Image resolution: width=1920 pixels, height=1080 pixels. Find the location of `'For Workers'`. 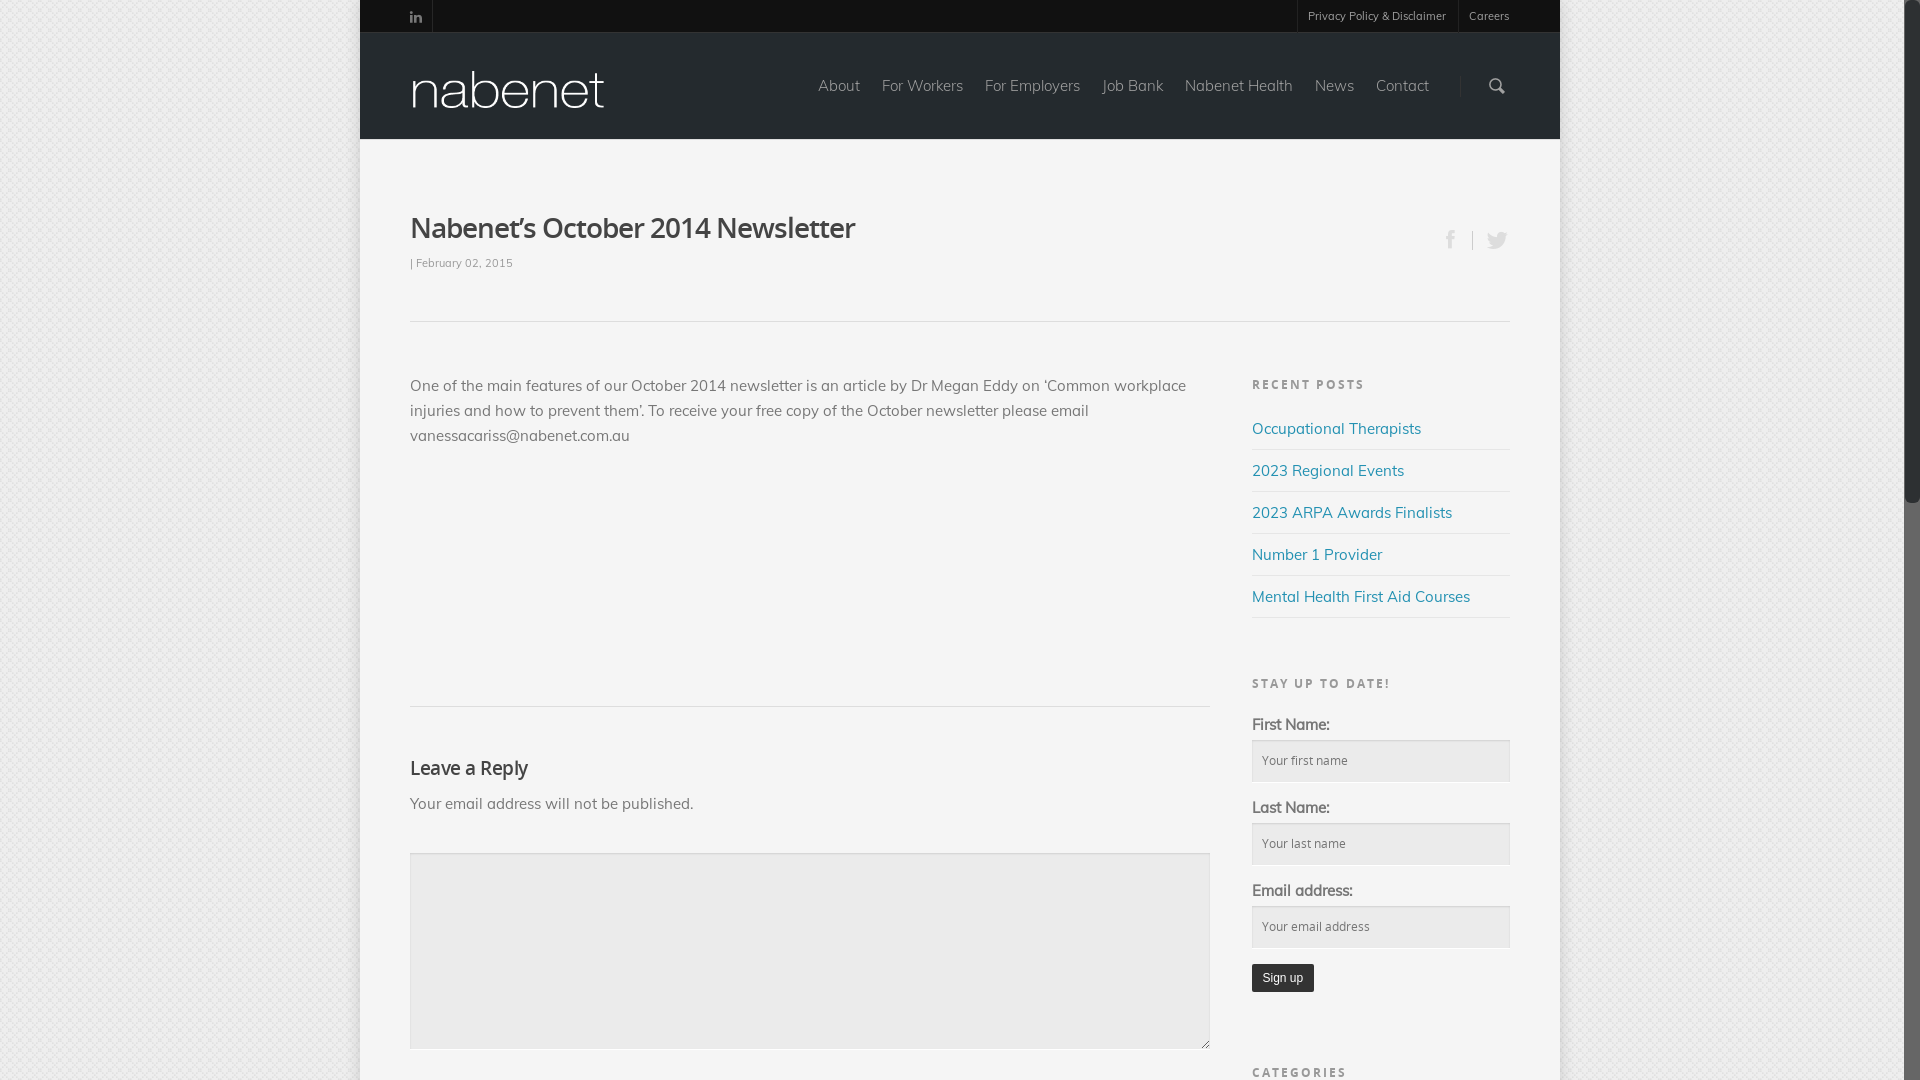

'For Workers' is located at coordinates (921, 100).